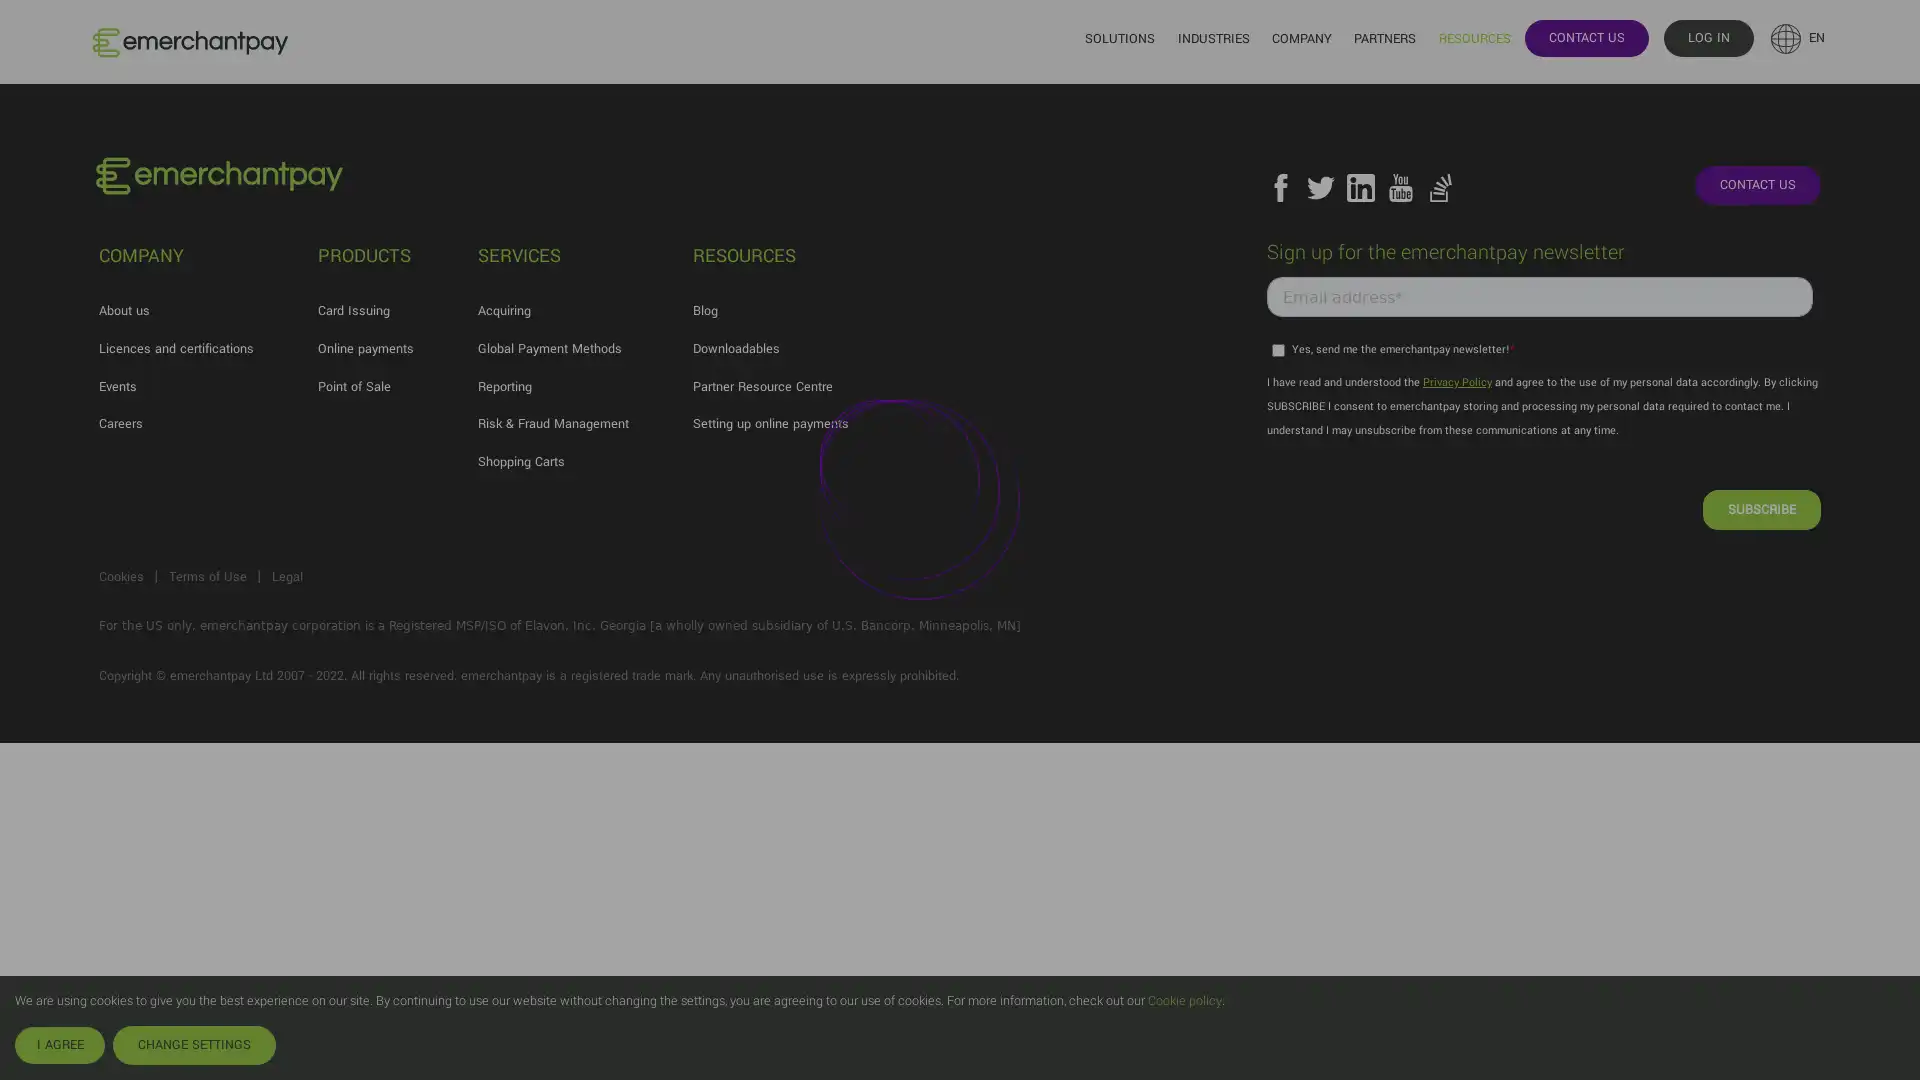 Image resolution: width=1920 pixels, height=1080 pixels. What do you see at coordinates (1707, 37) in the screenshot?
I see `LOG IN` at bounding box center [1707, 37].